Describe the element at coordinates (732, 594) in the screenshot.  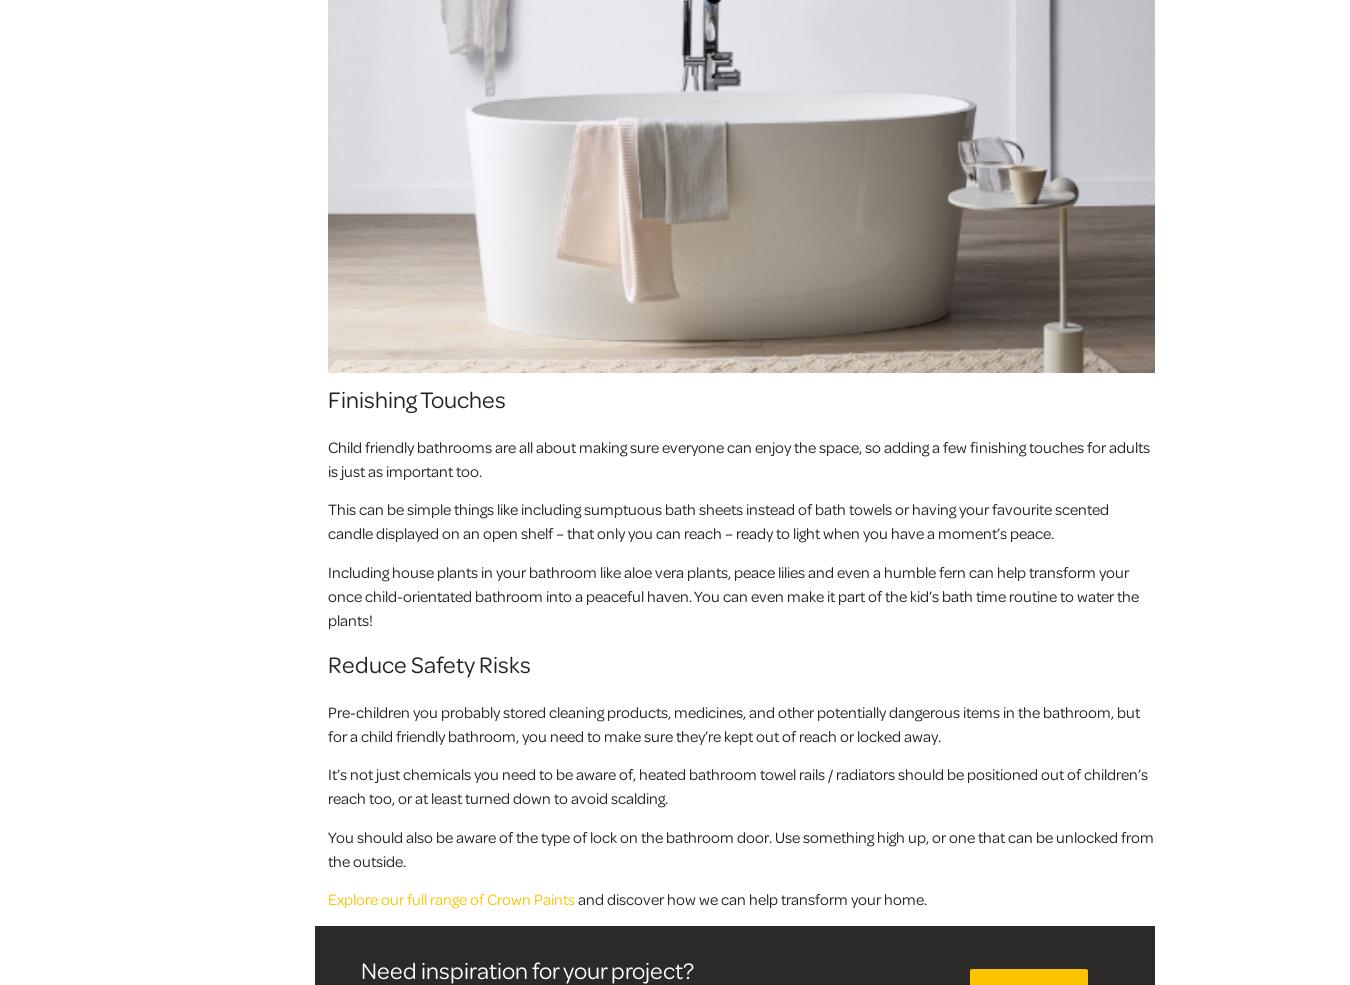
I see `'Including house plants in your bathroom like aloe vera plants, peace lilies and even a humble fern can help transform your once child-orientated bathroom into a peaceful haven. You can even make it part of the kid’s bath time routine to water the plants!'` at that location.